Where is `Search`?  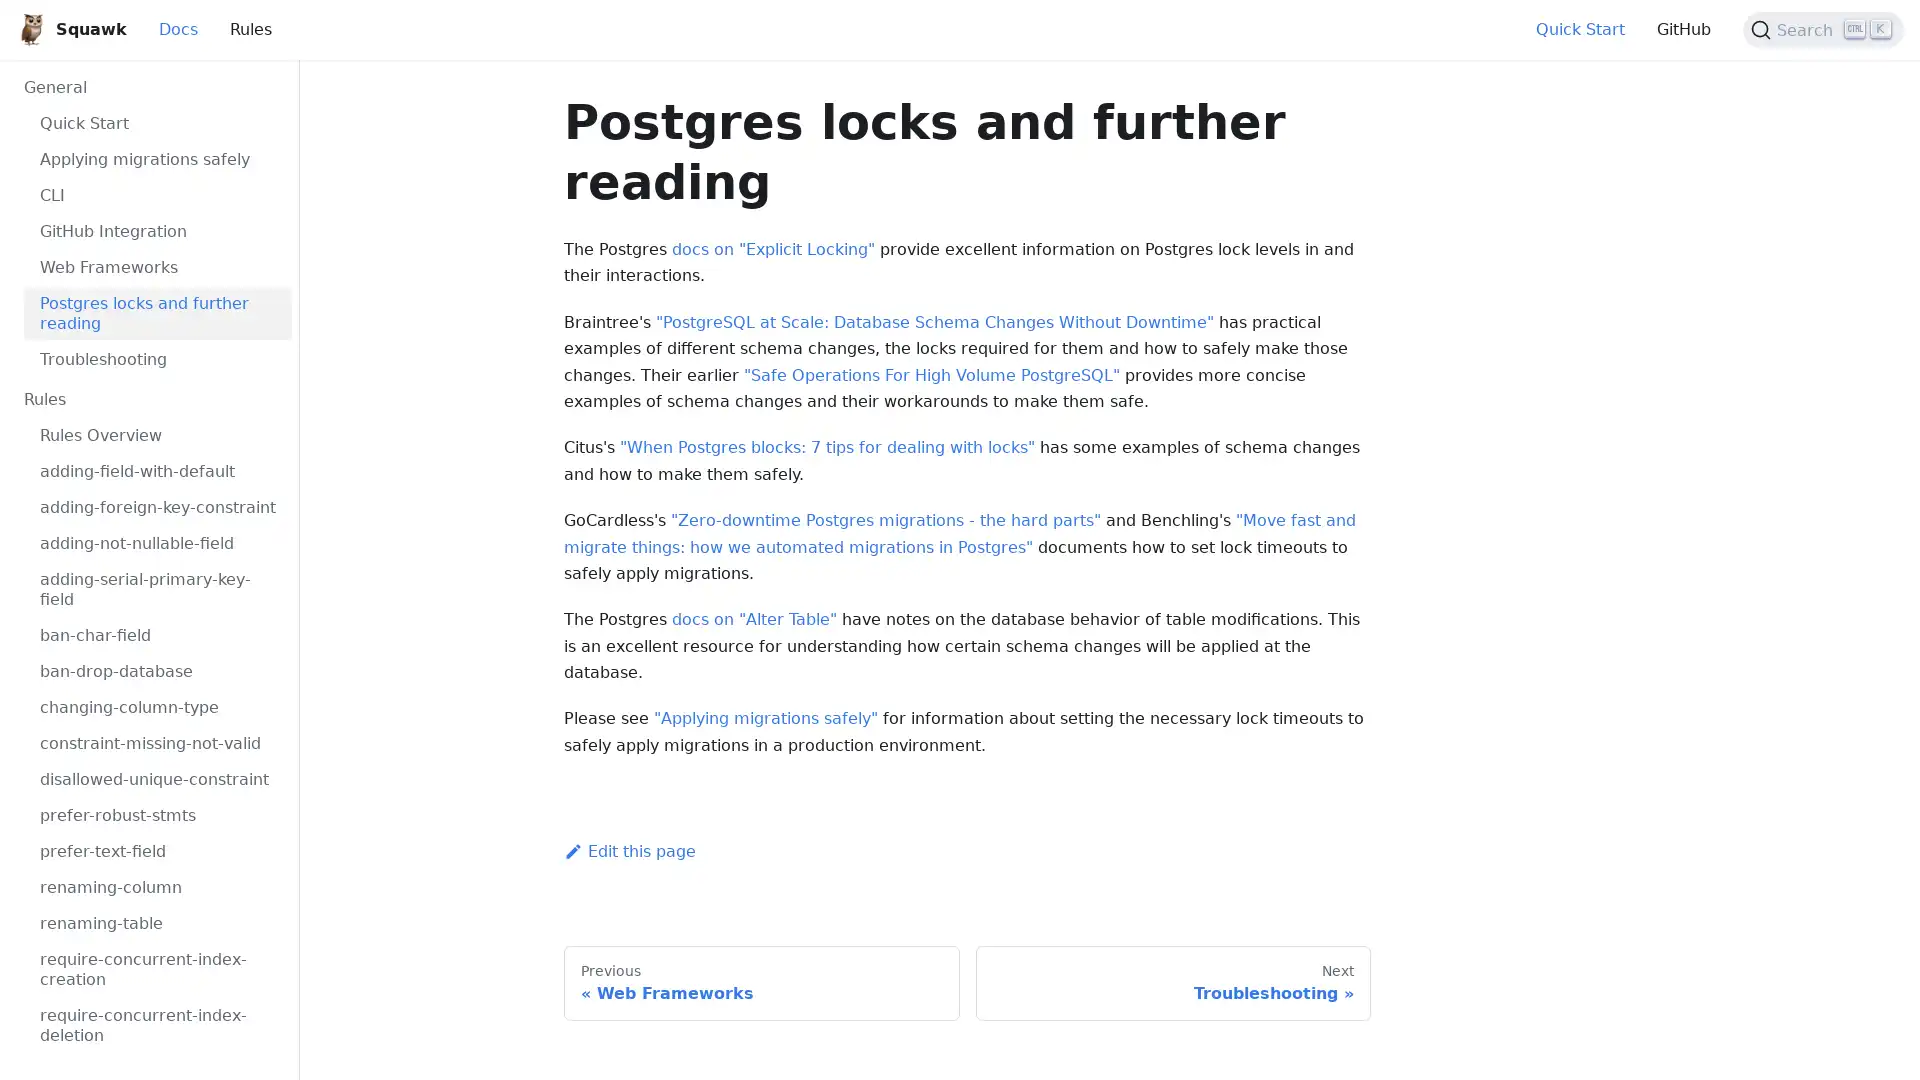 Search is located at coordinates (1823, 30).